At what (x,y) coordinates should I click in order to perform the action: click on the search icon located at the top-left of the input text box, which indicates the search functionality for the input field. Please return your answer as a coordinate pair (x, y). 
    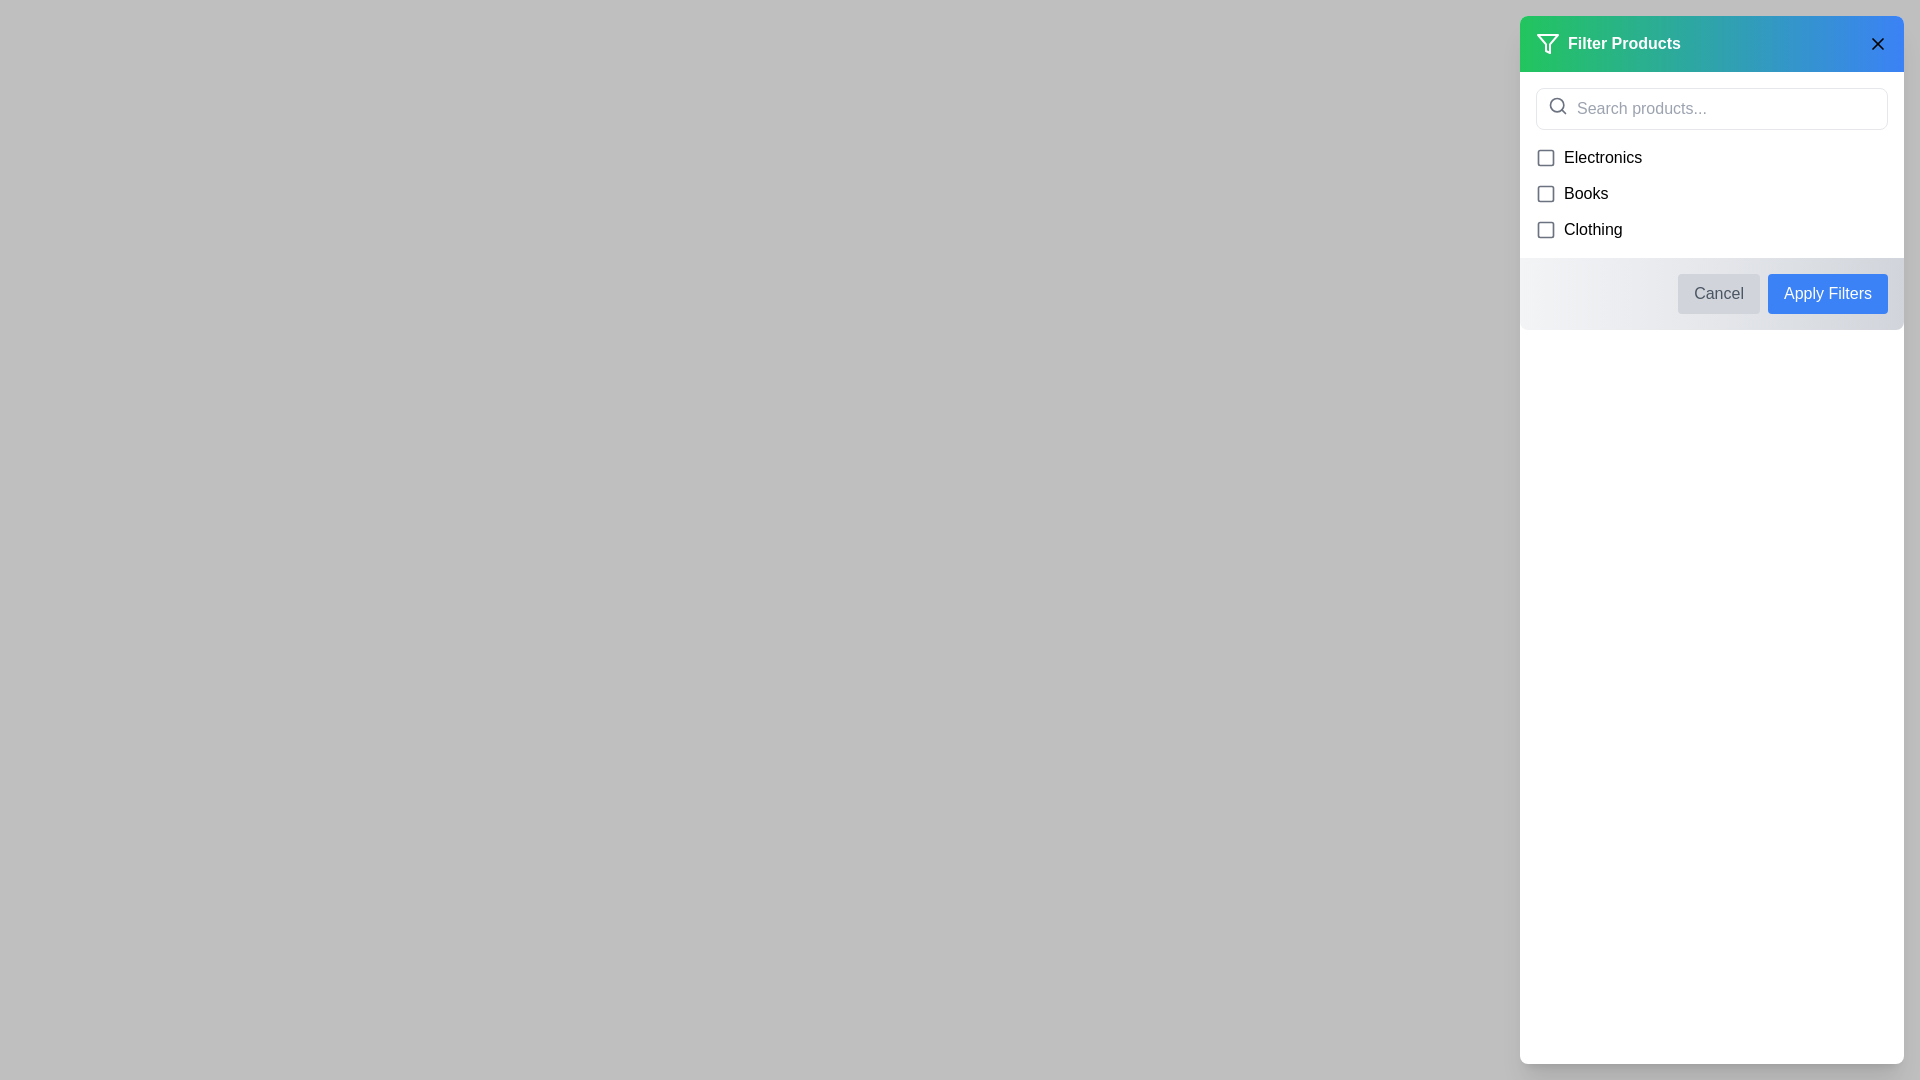
    Looking at the image, I should click on (1557, 105).